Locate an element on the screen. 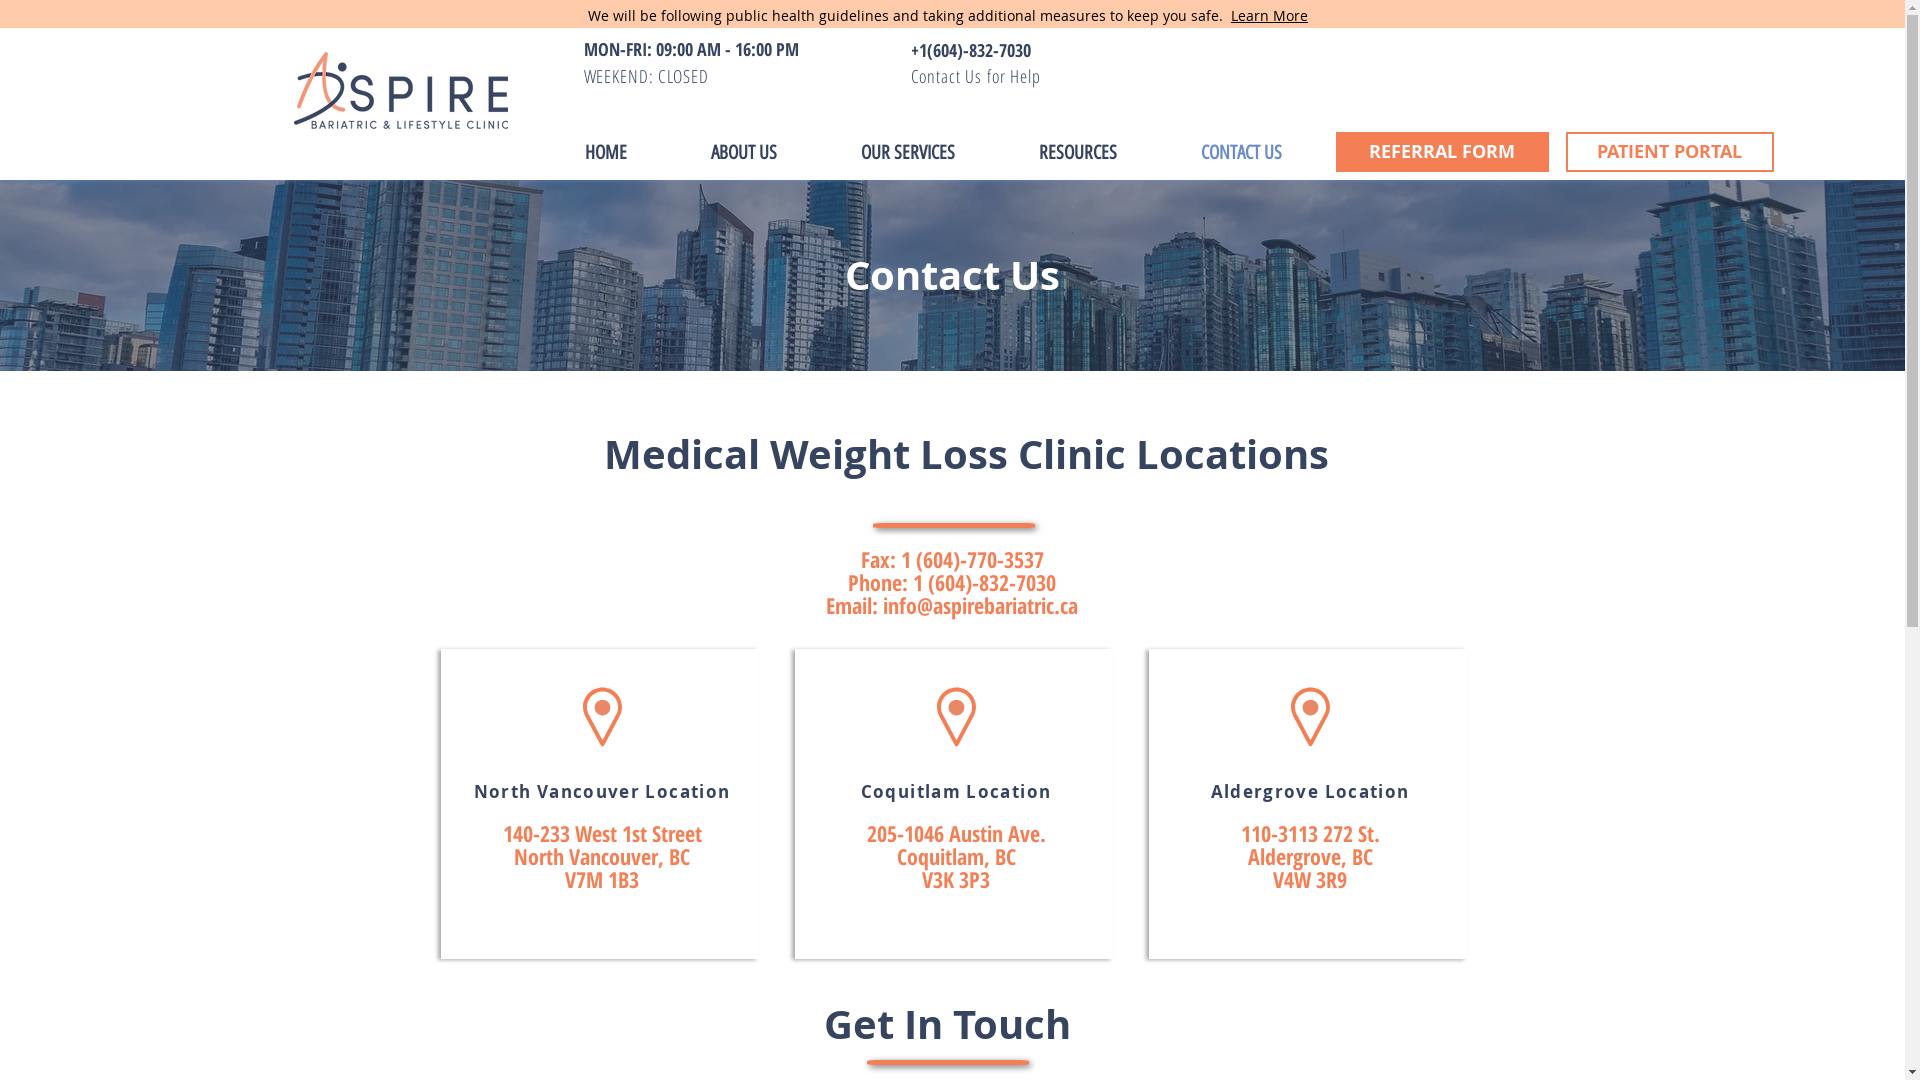  'PATIENT PORTAL' is located at coordinates (1670, 150).